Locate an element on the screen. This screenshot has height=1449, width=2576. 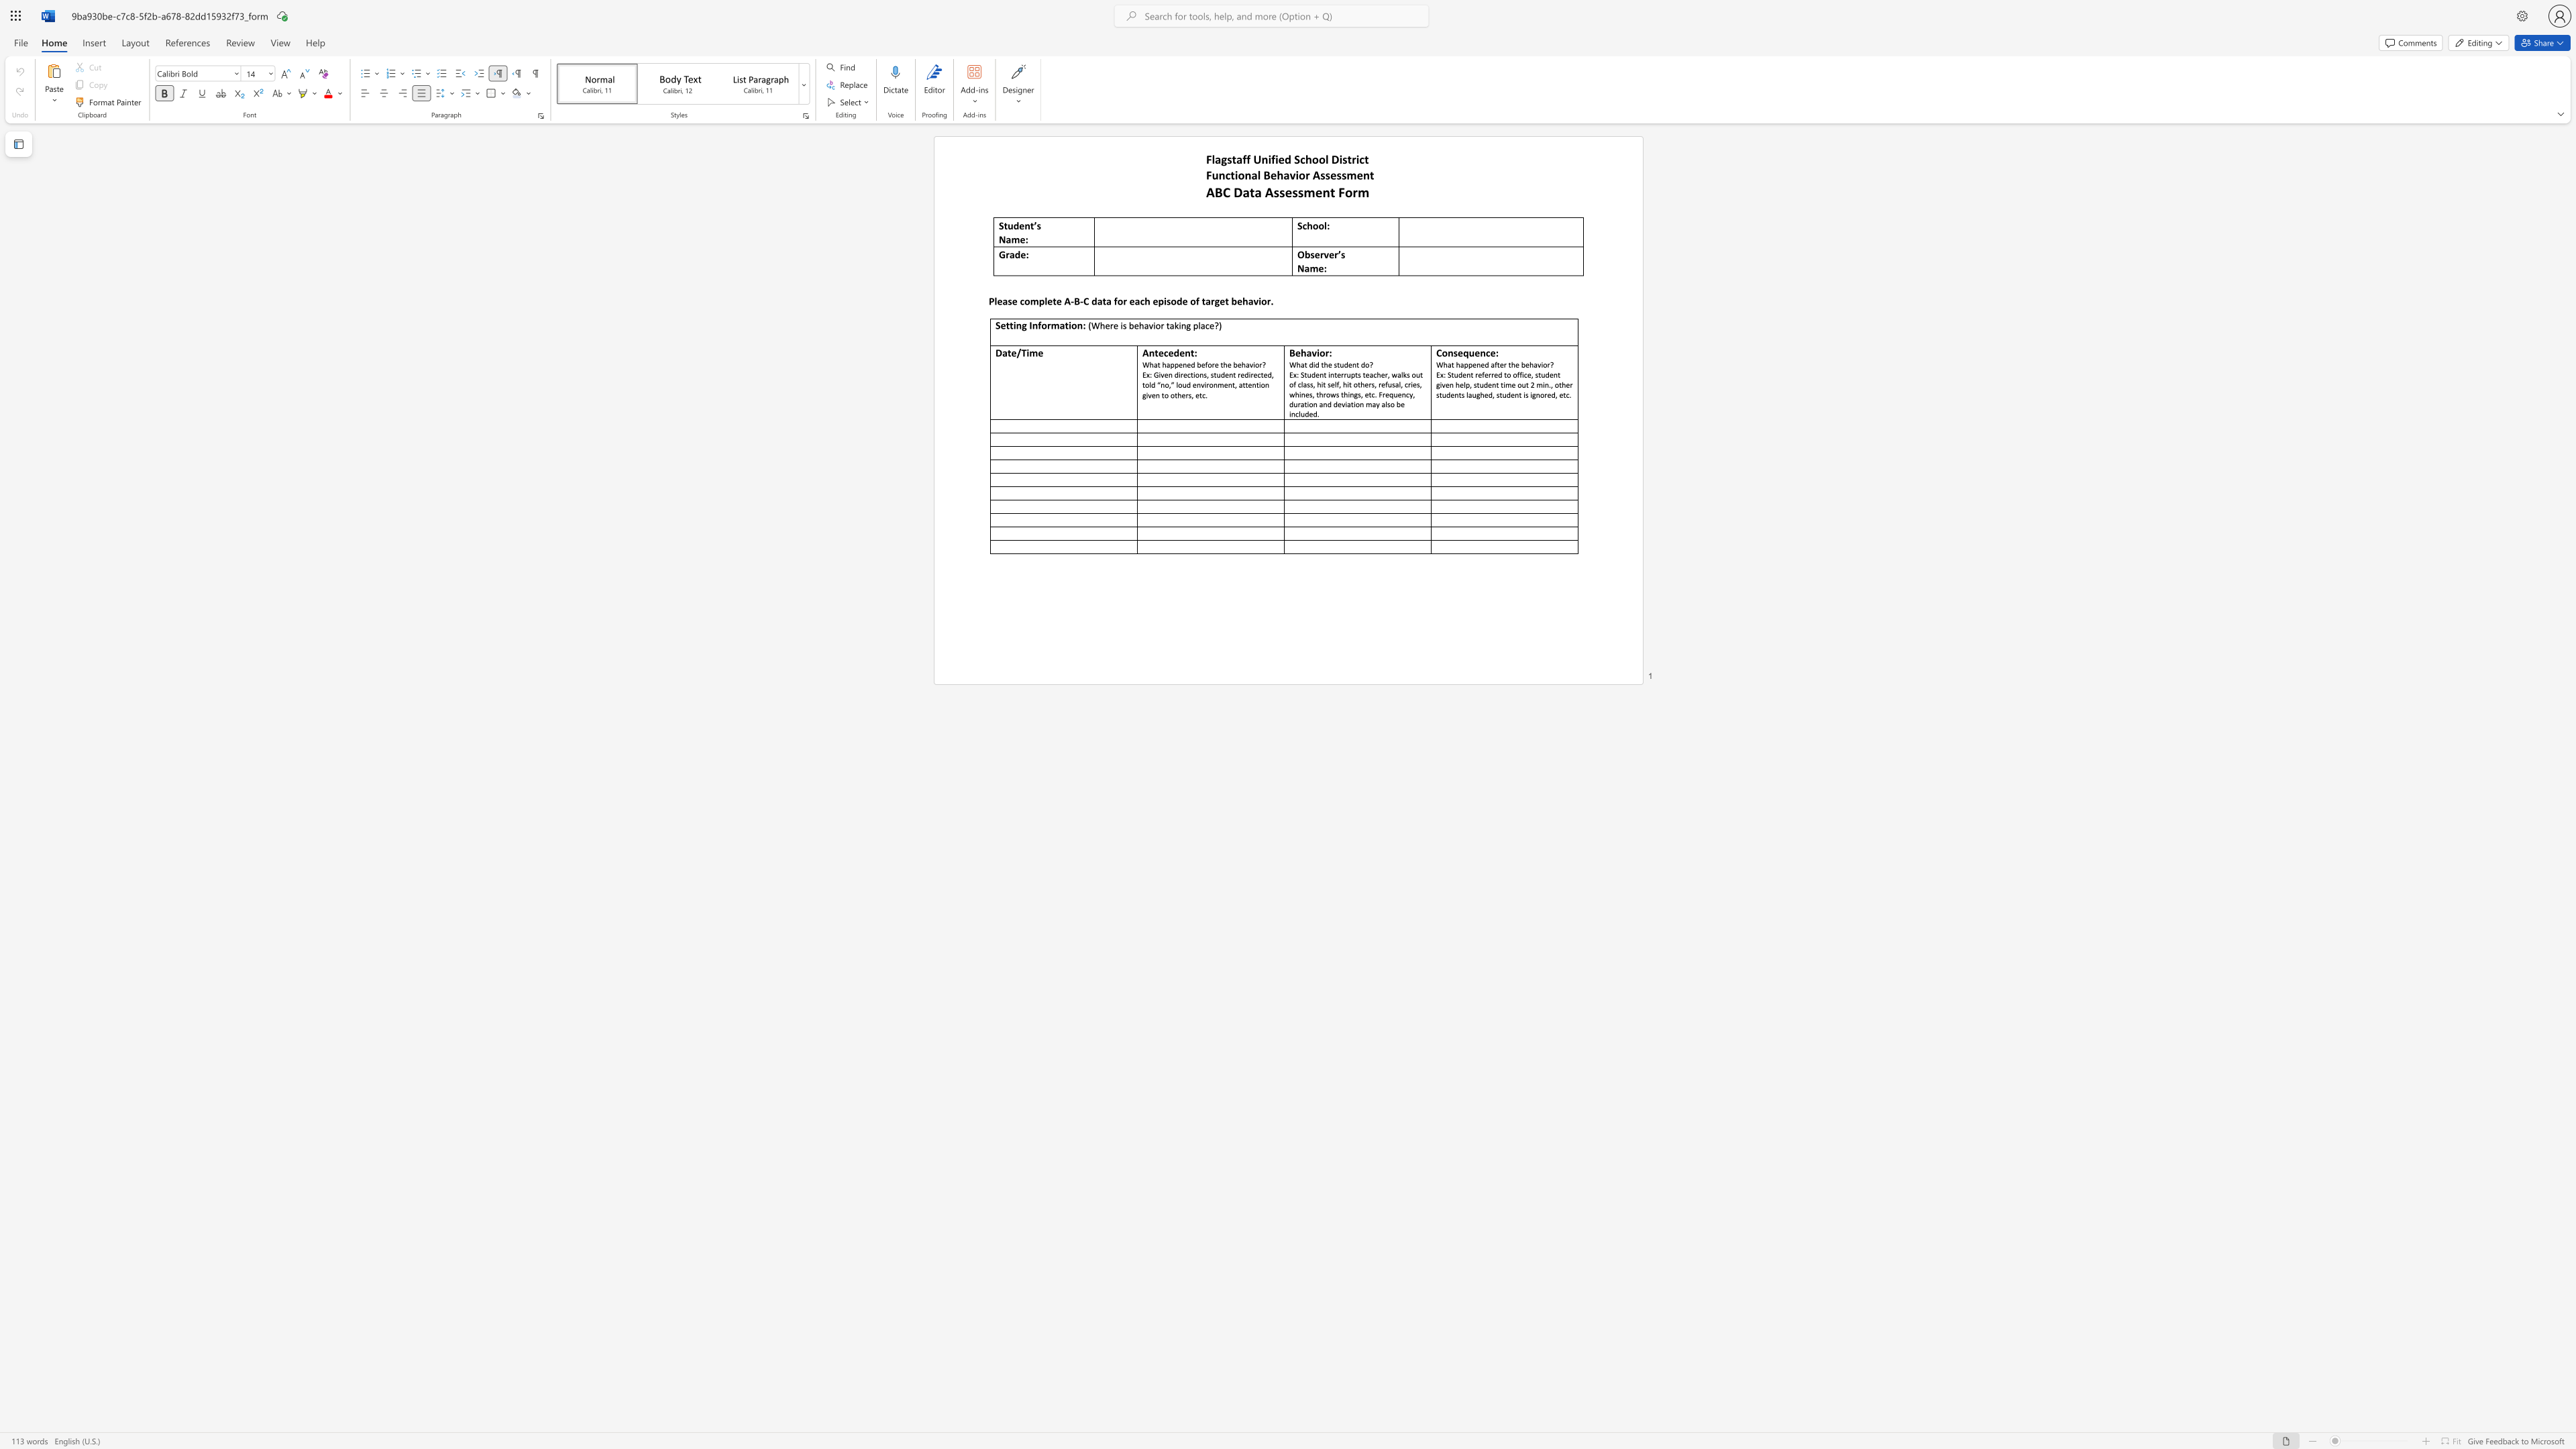
the subset text "ehavior taking place?)" within the text "(Where is behavior taking place?)" is located at coordinates (1133, 324).